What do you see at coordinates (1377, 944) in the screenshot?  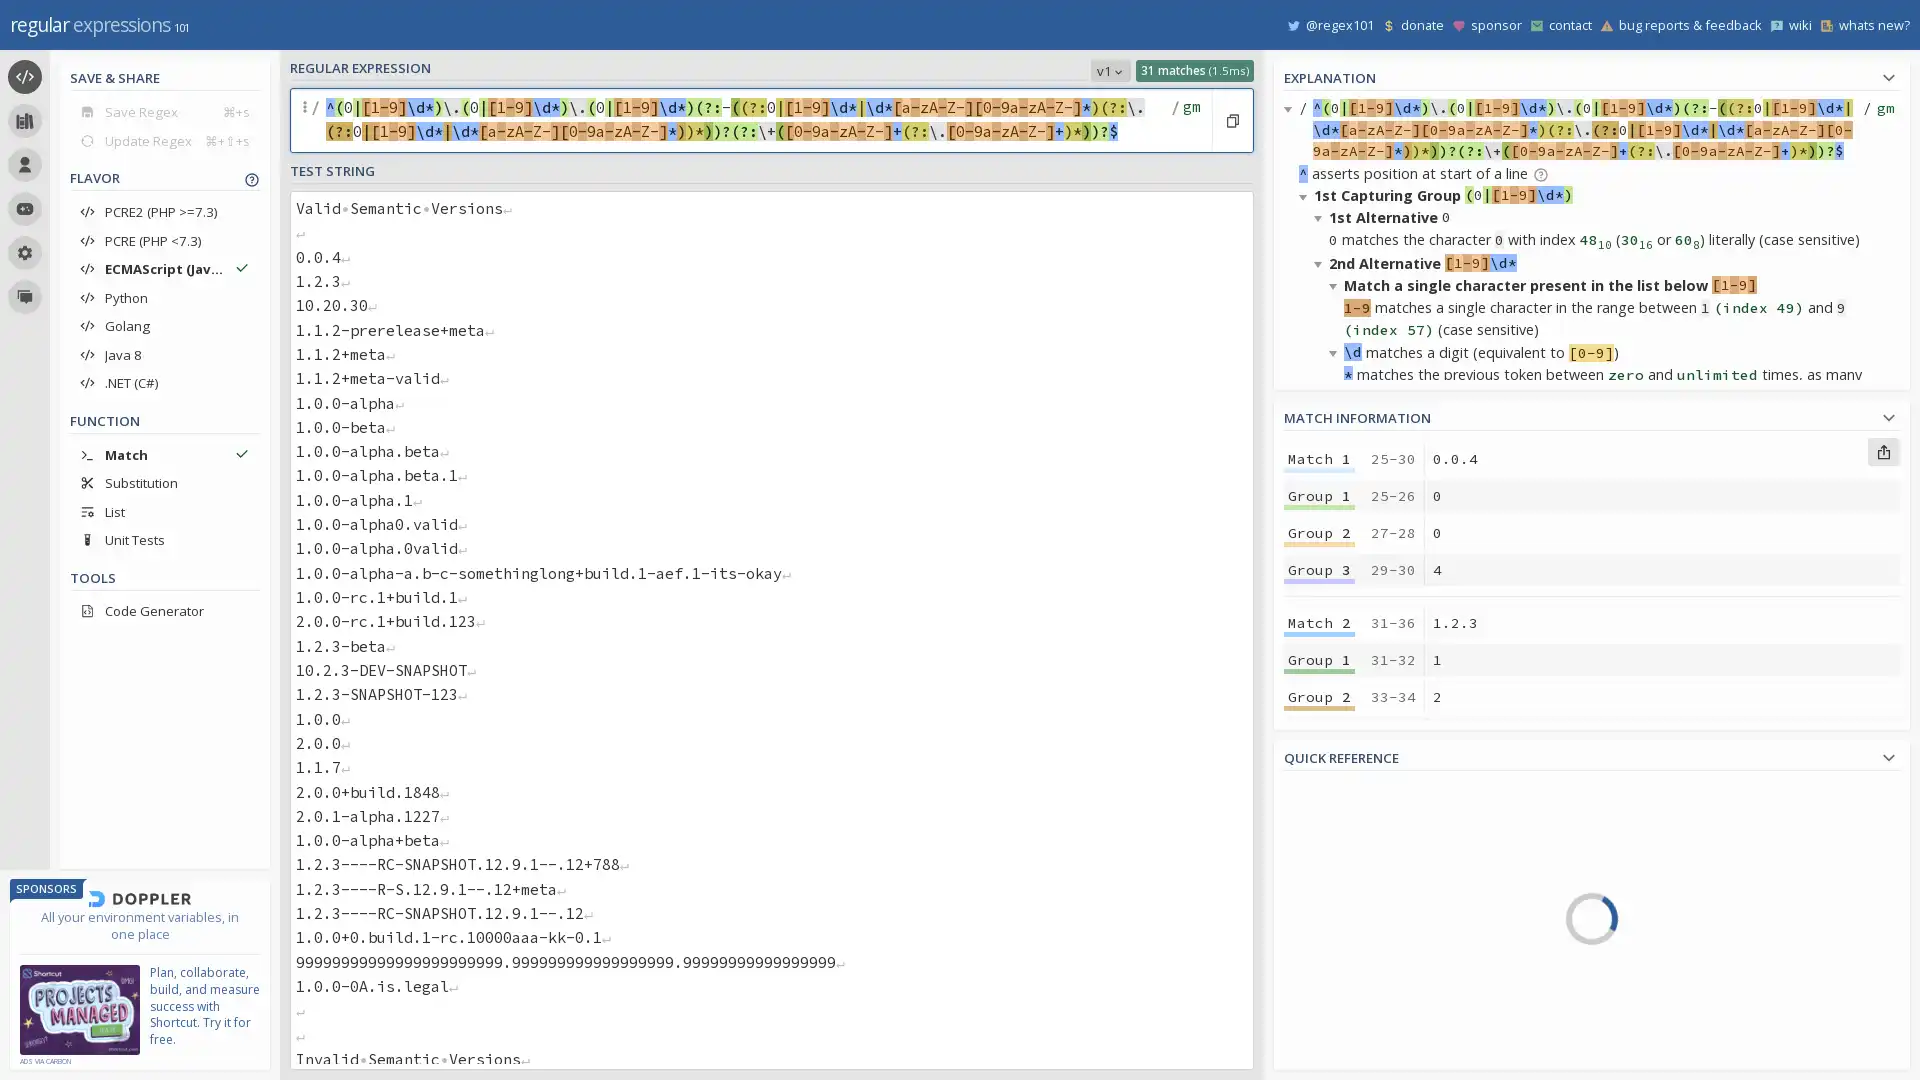 I see `Meta Sequences` at bounding box center [1377, 944].